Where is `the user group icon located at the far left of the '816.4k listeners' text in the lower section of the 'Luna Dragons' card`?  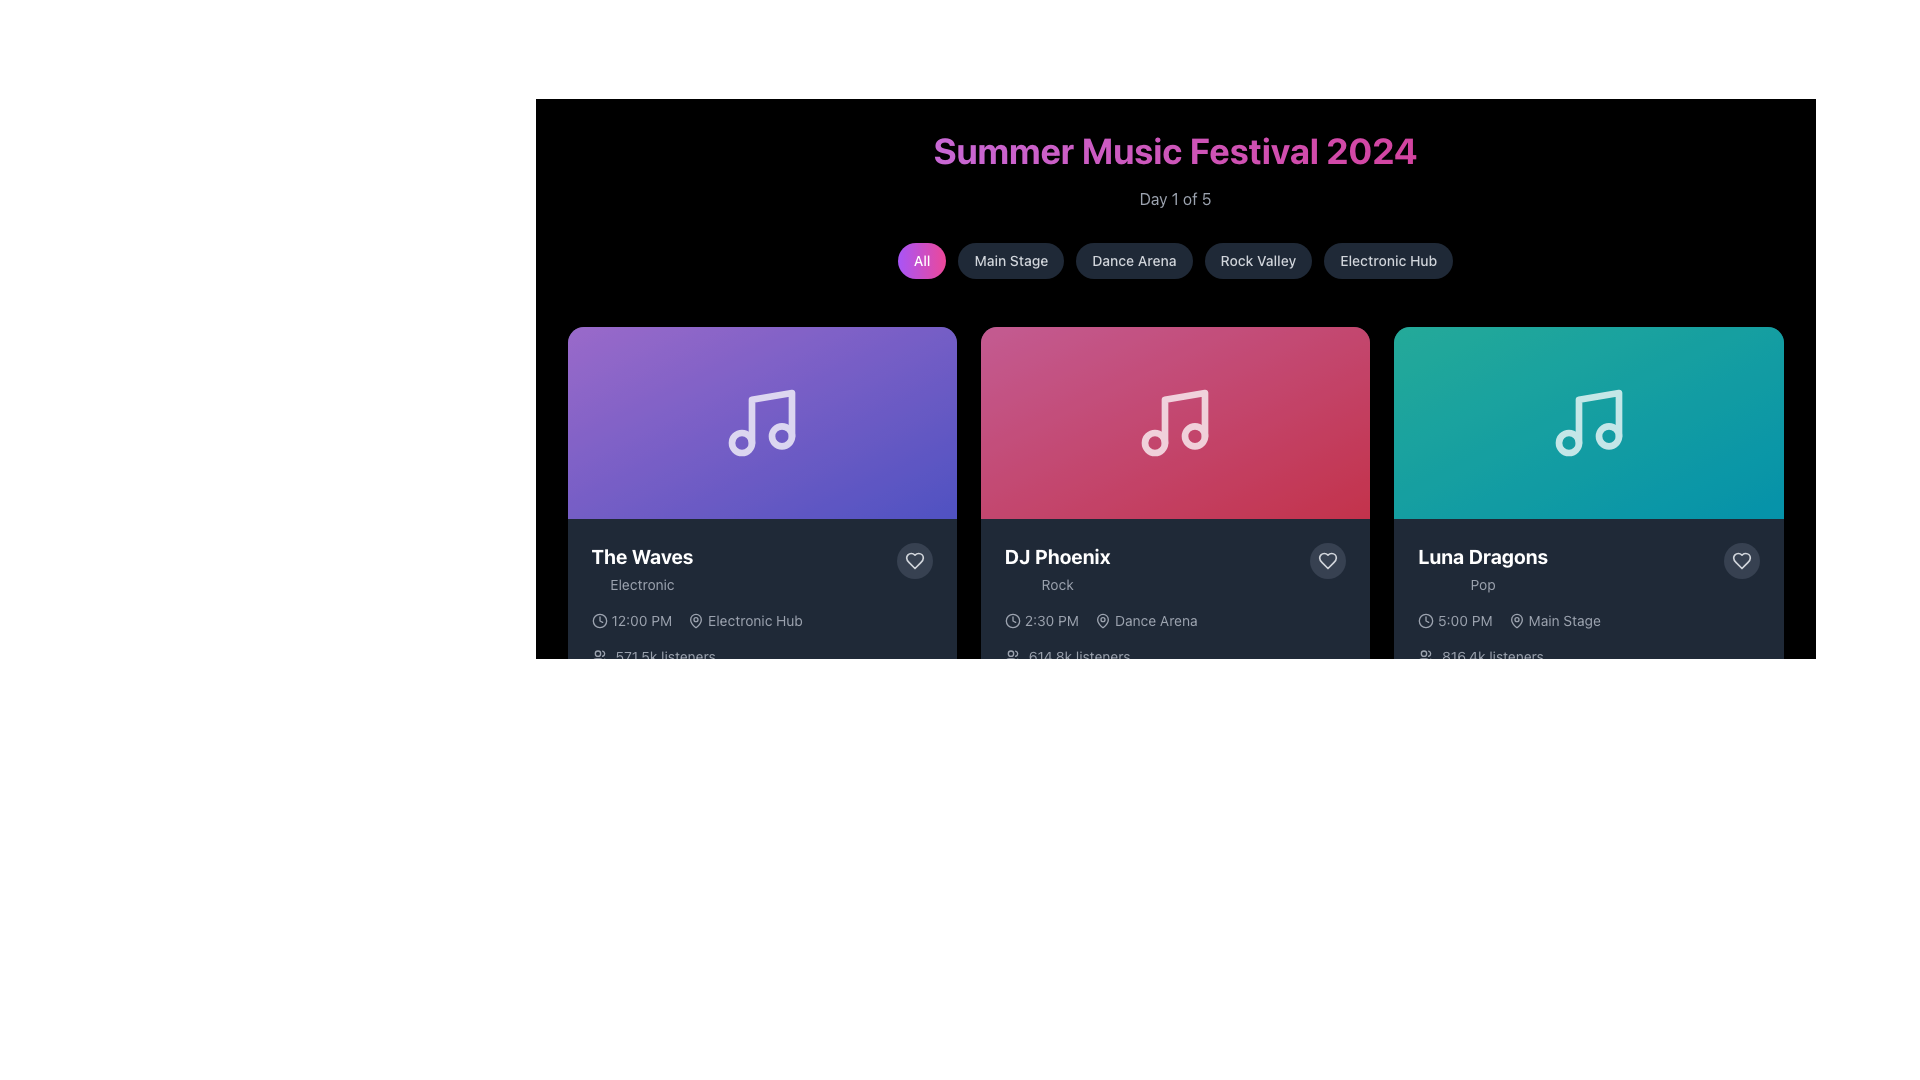 the user group icon located at the far left of the '816.4k listeners' text in the lower section of the 'Luna Dragons' card is located at coordinates (1425, 656).